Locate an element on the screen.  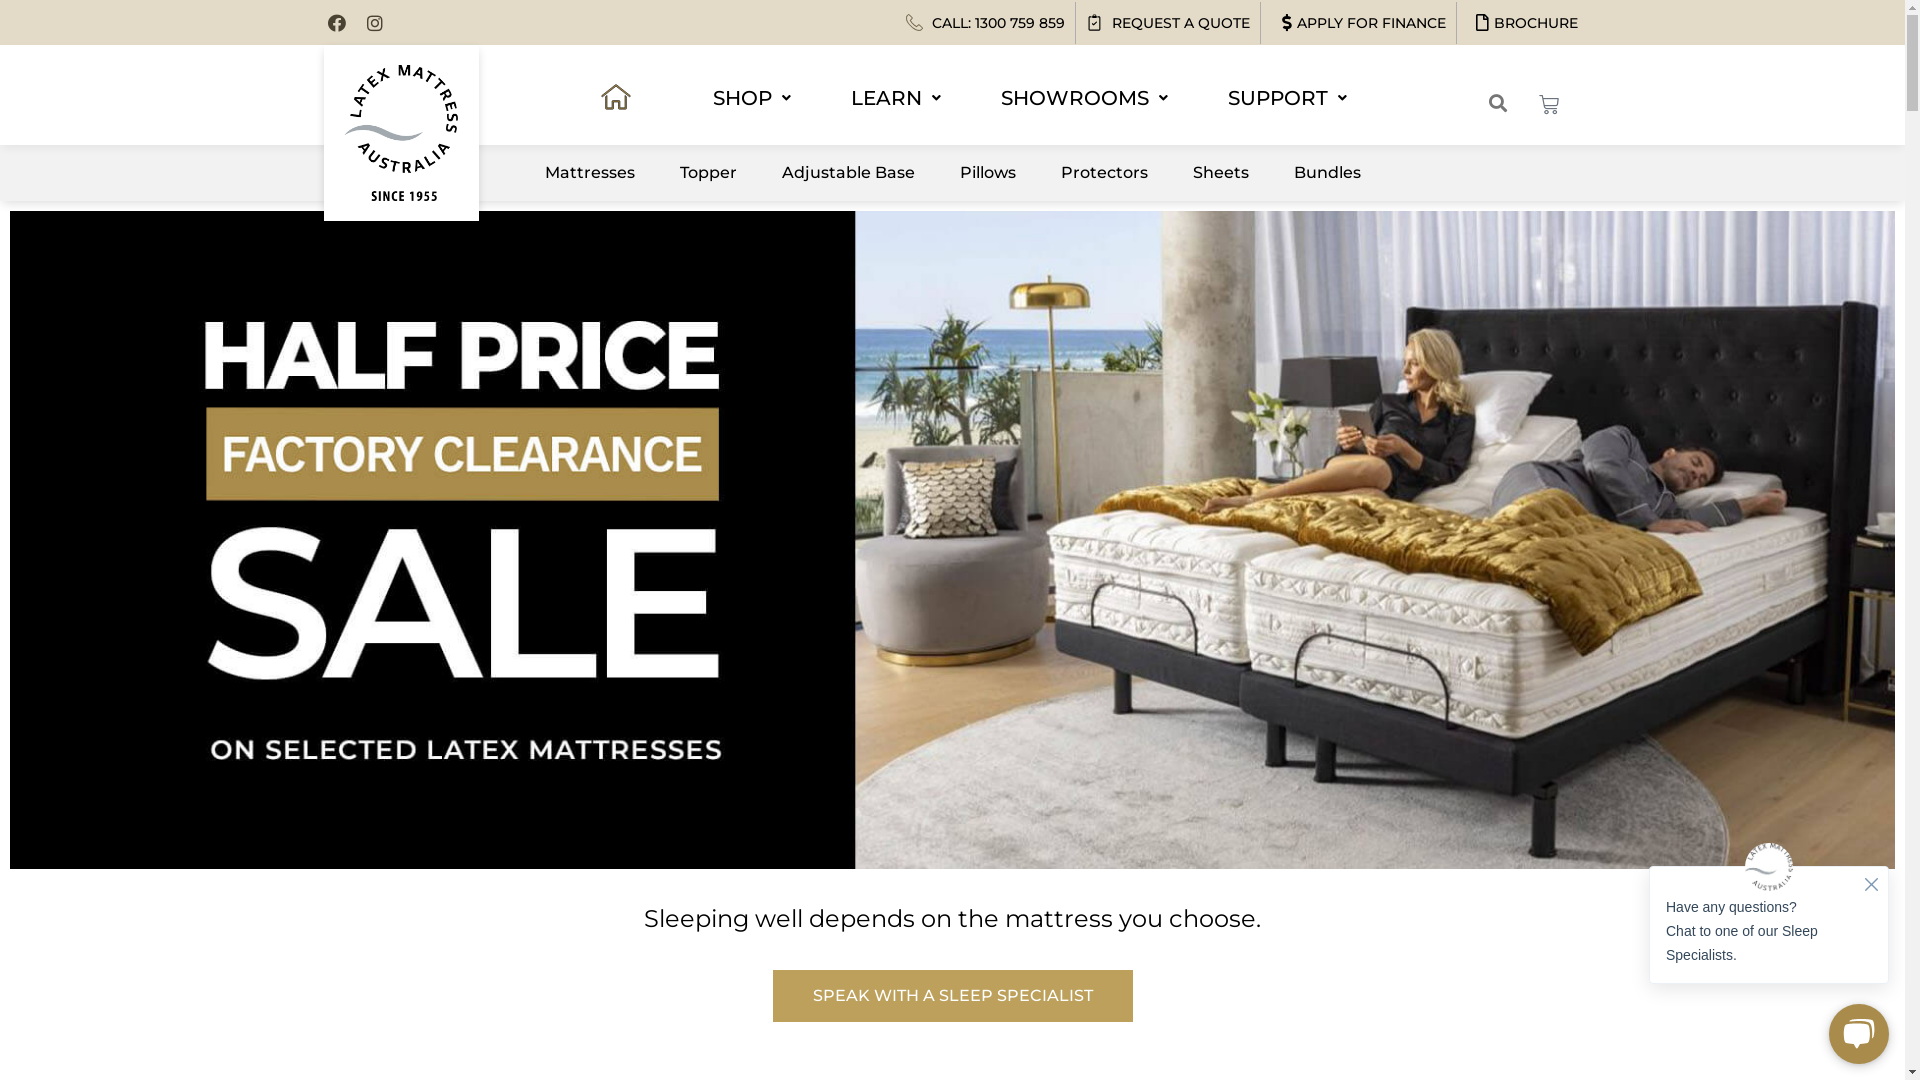
'Instagram' is located at coordinates (374, 23).